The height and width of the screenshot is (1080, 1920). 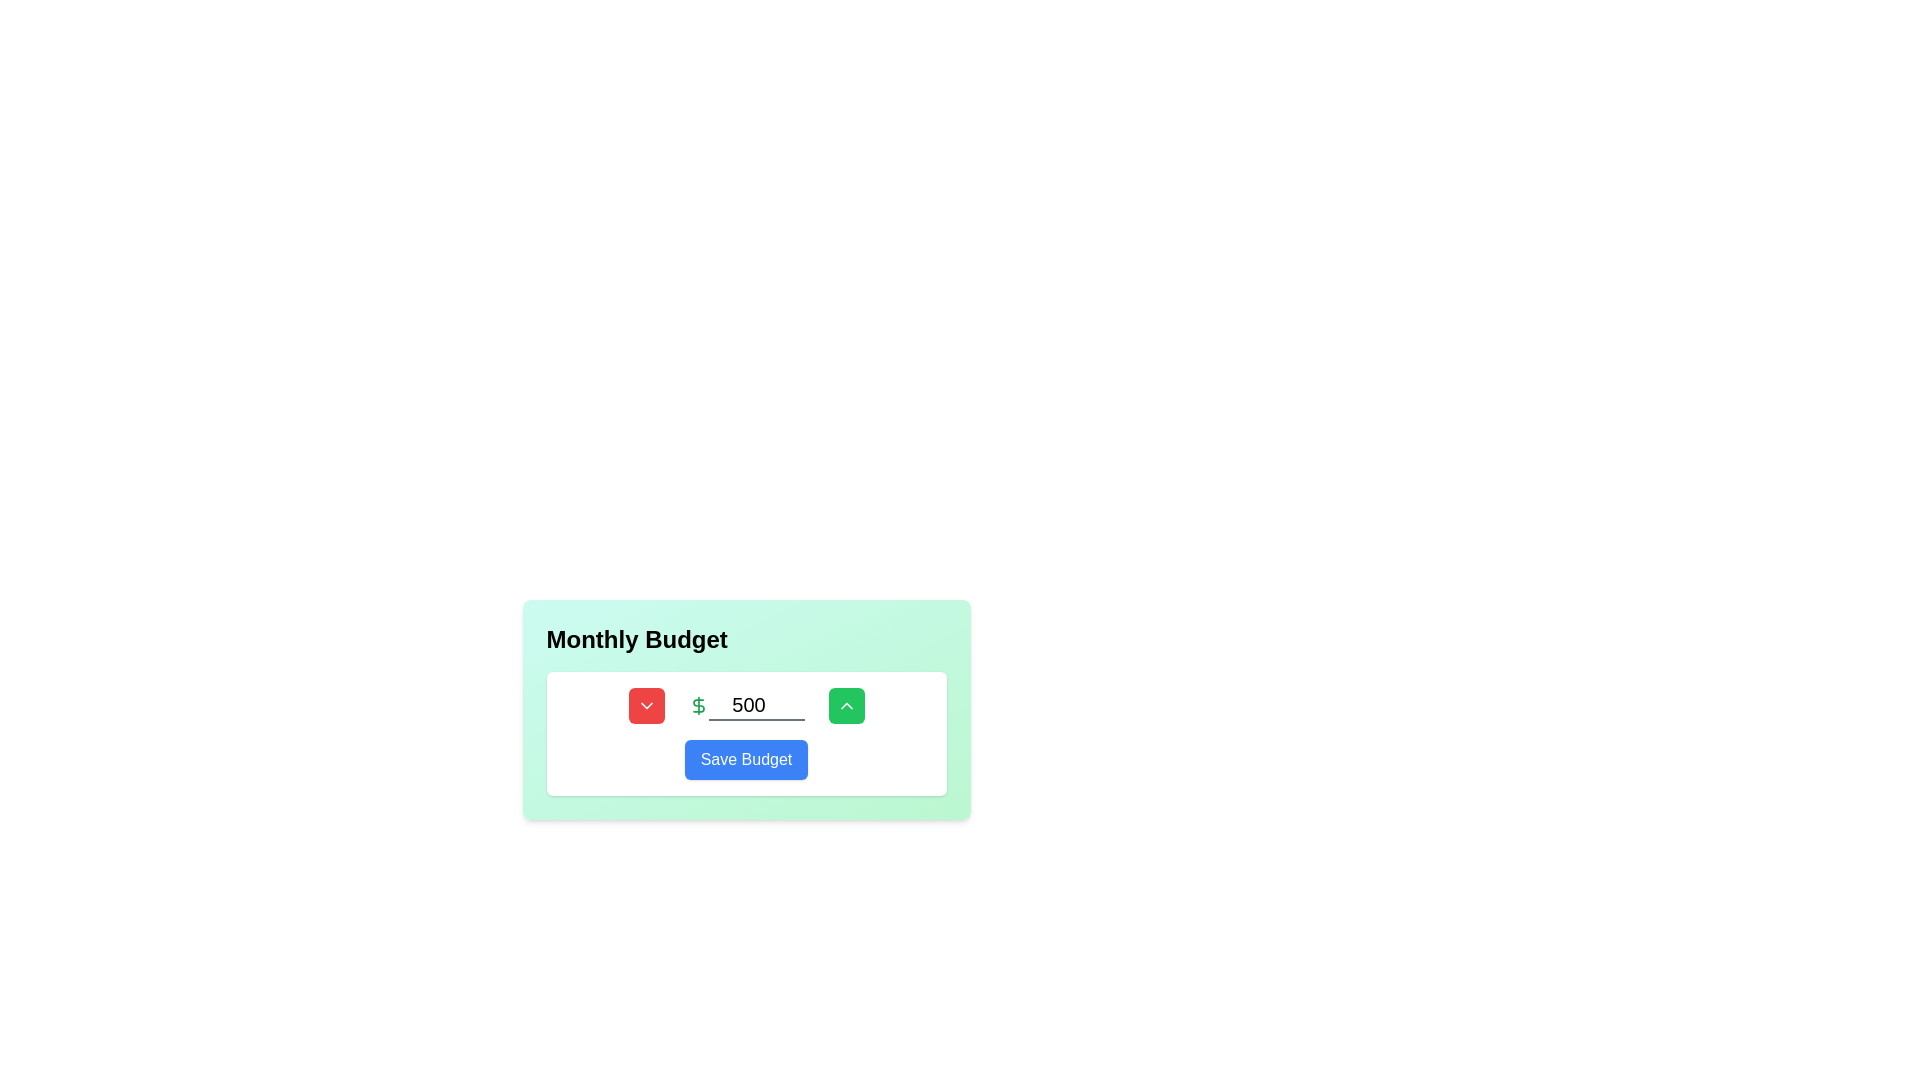 What do you see at coordinates (846, 704) in the screenshot?
I see `the upward chevron icon within the green button` at bounding box center [846, 704].